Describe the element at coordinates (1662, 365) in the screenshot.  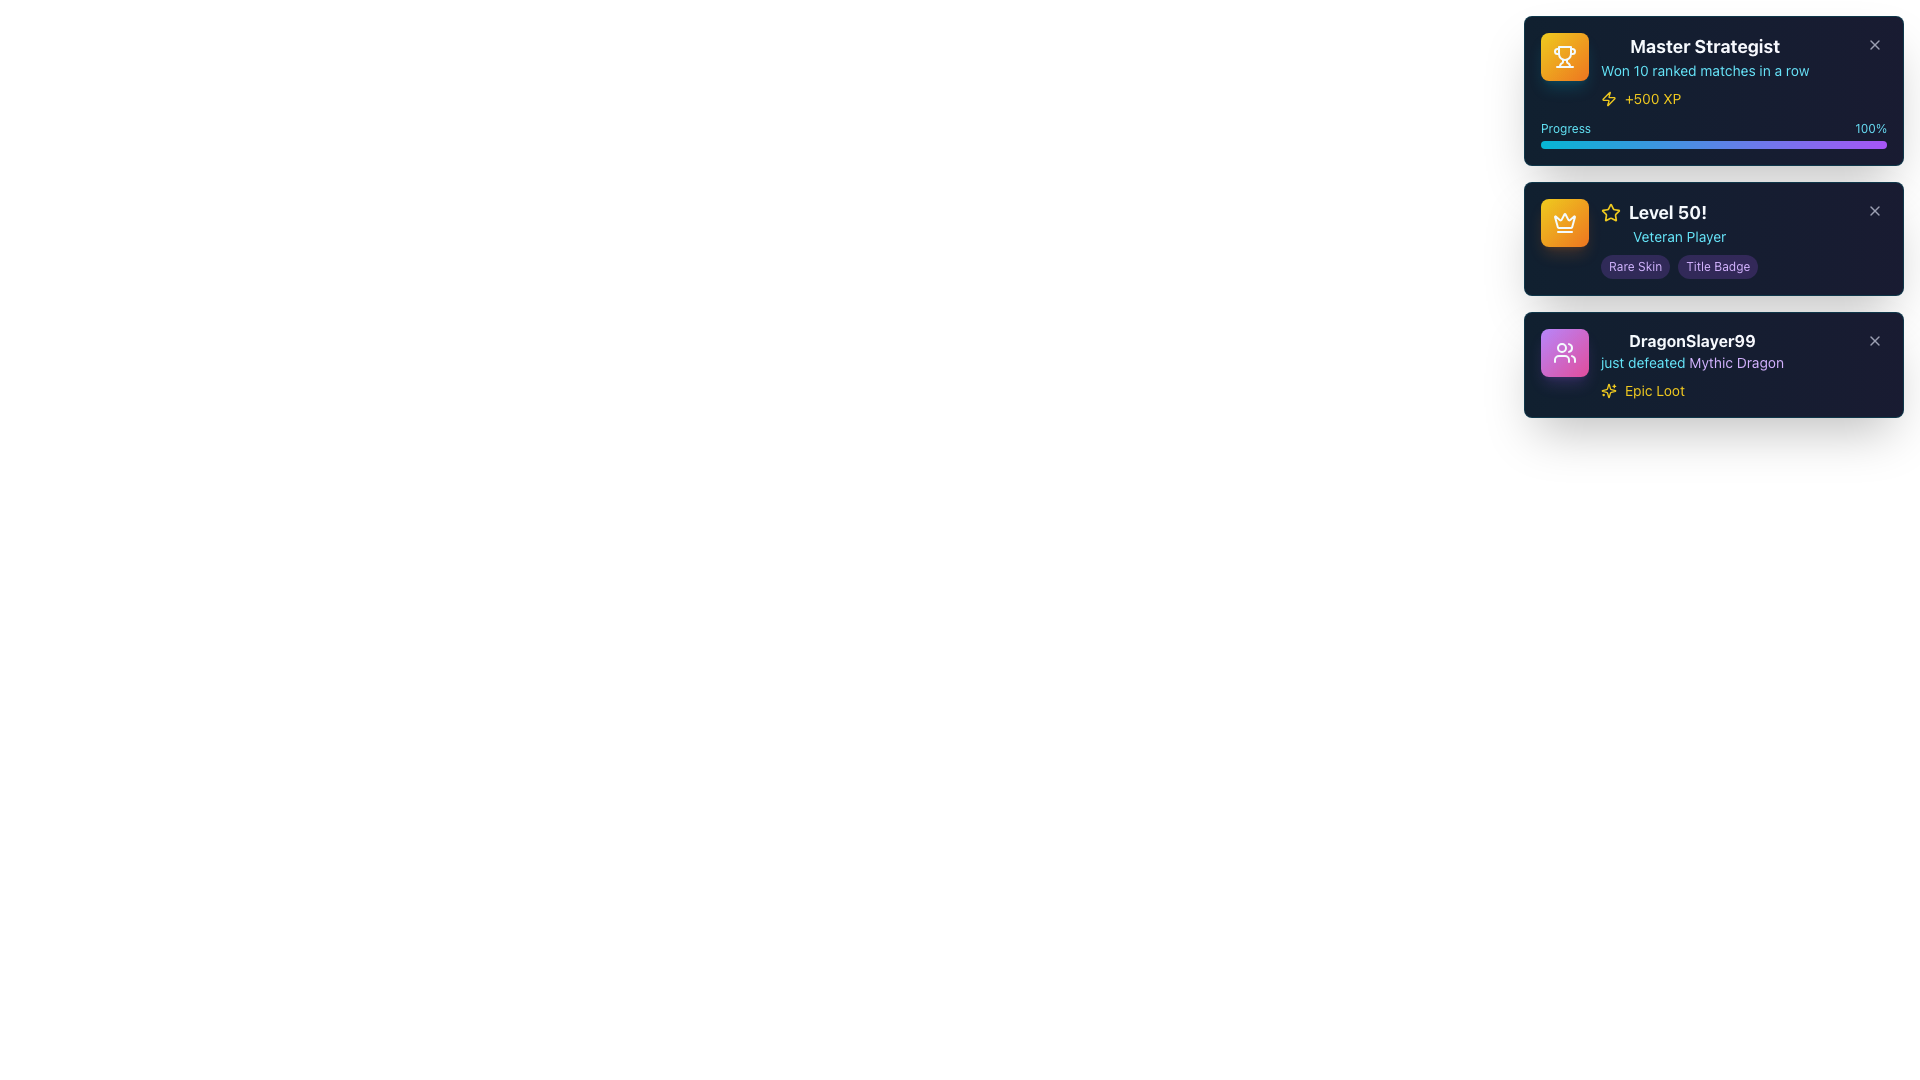
I see `the Notification Card that displays user achievements, located as the bottom-most item in a vertically-stacked list of three cards in the top-right corner of the interface` at that location.